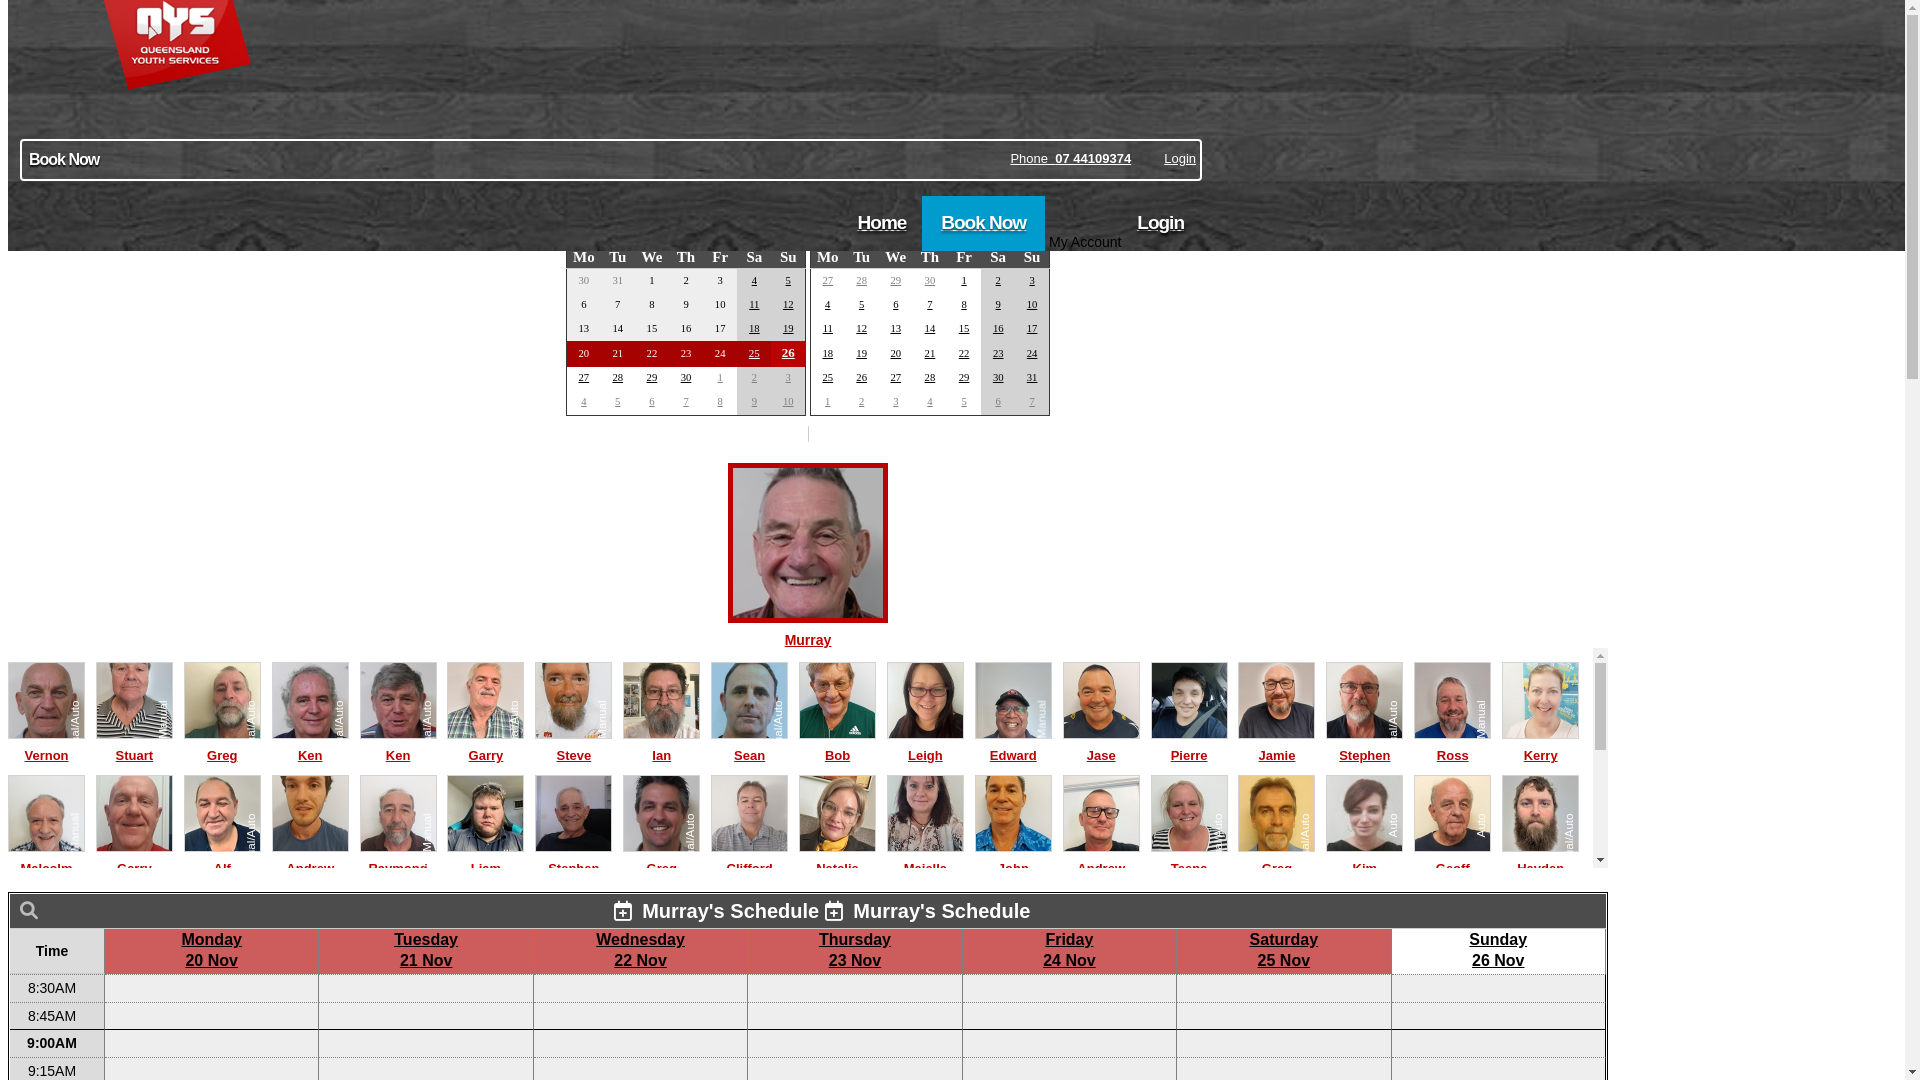  Describe the element at coordinates (572, 970) in the screenshot. I see `'Cameron` at that location.